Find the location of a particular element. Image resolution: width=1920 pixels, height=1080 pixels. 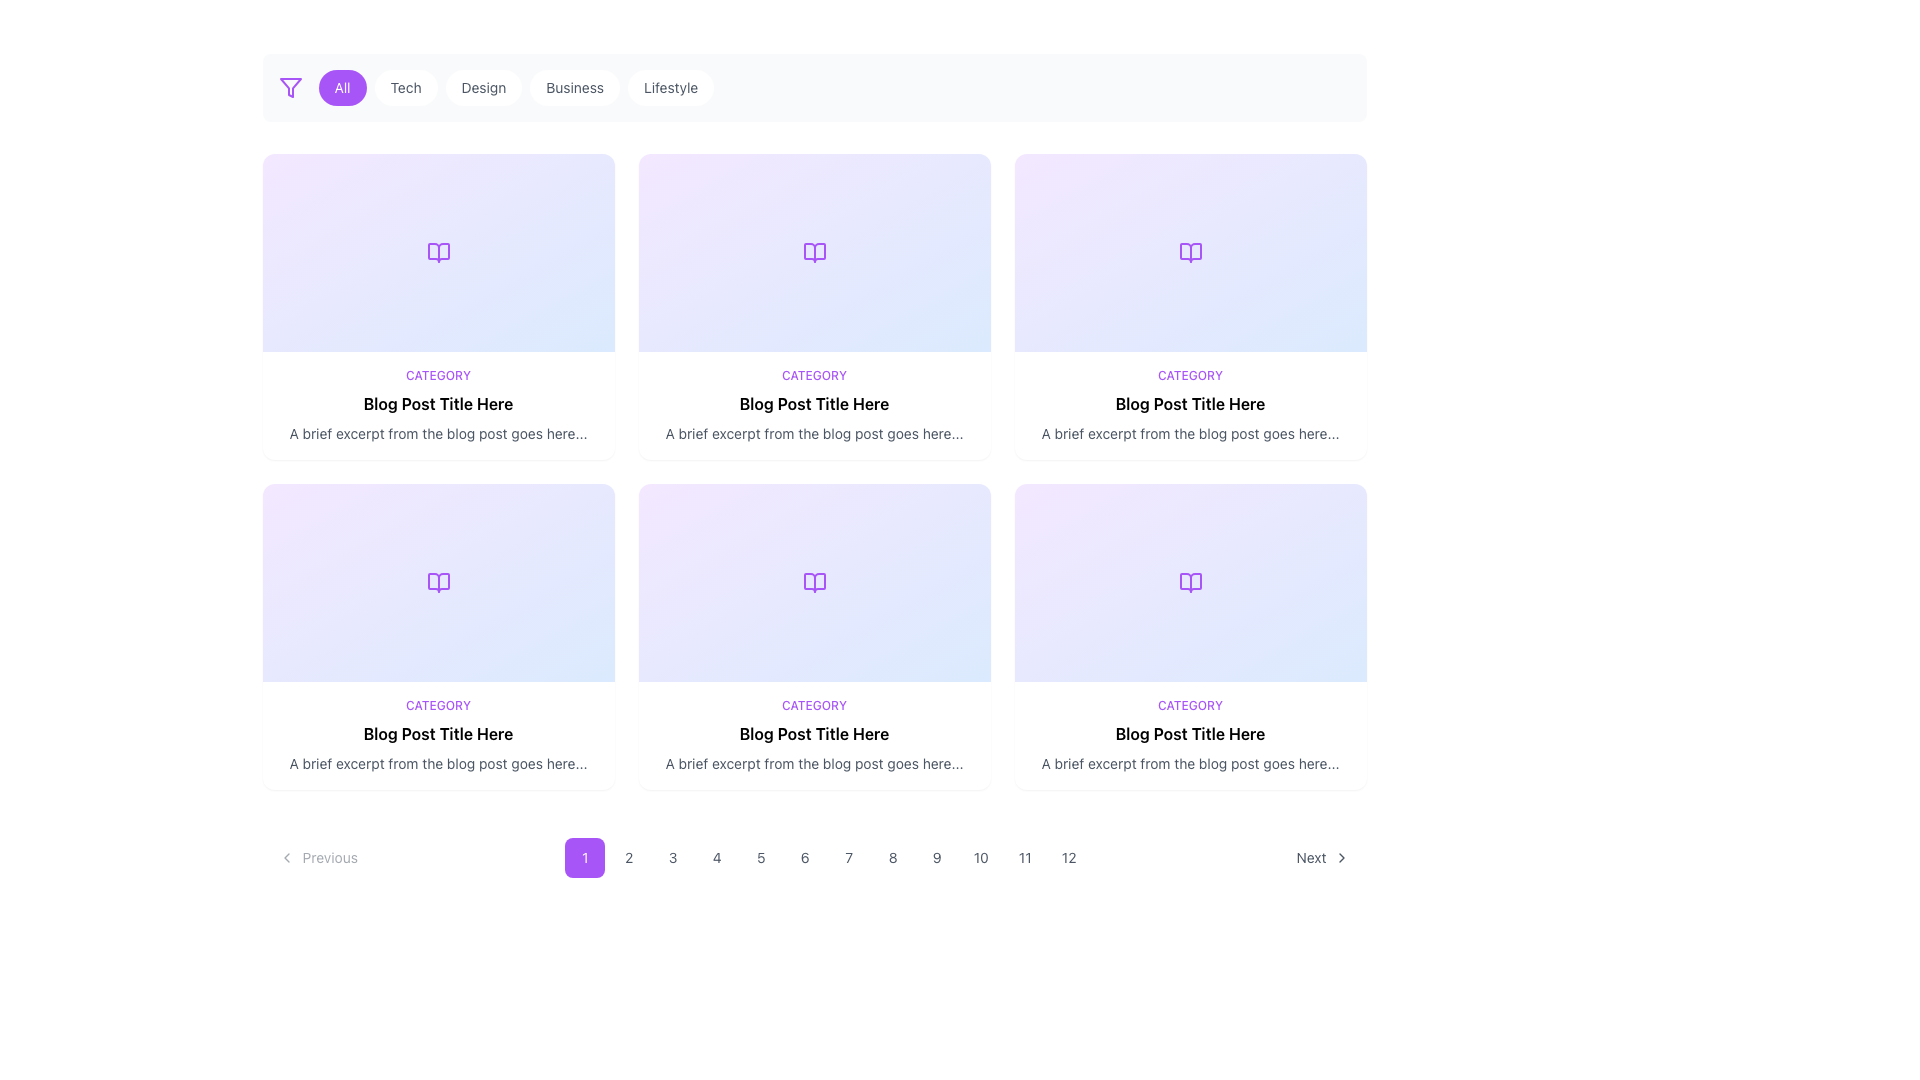

the decorative card with a gradient background and an open book icon located in the first row, second column of the grid is located at coordinates (814, 252).